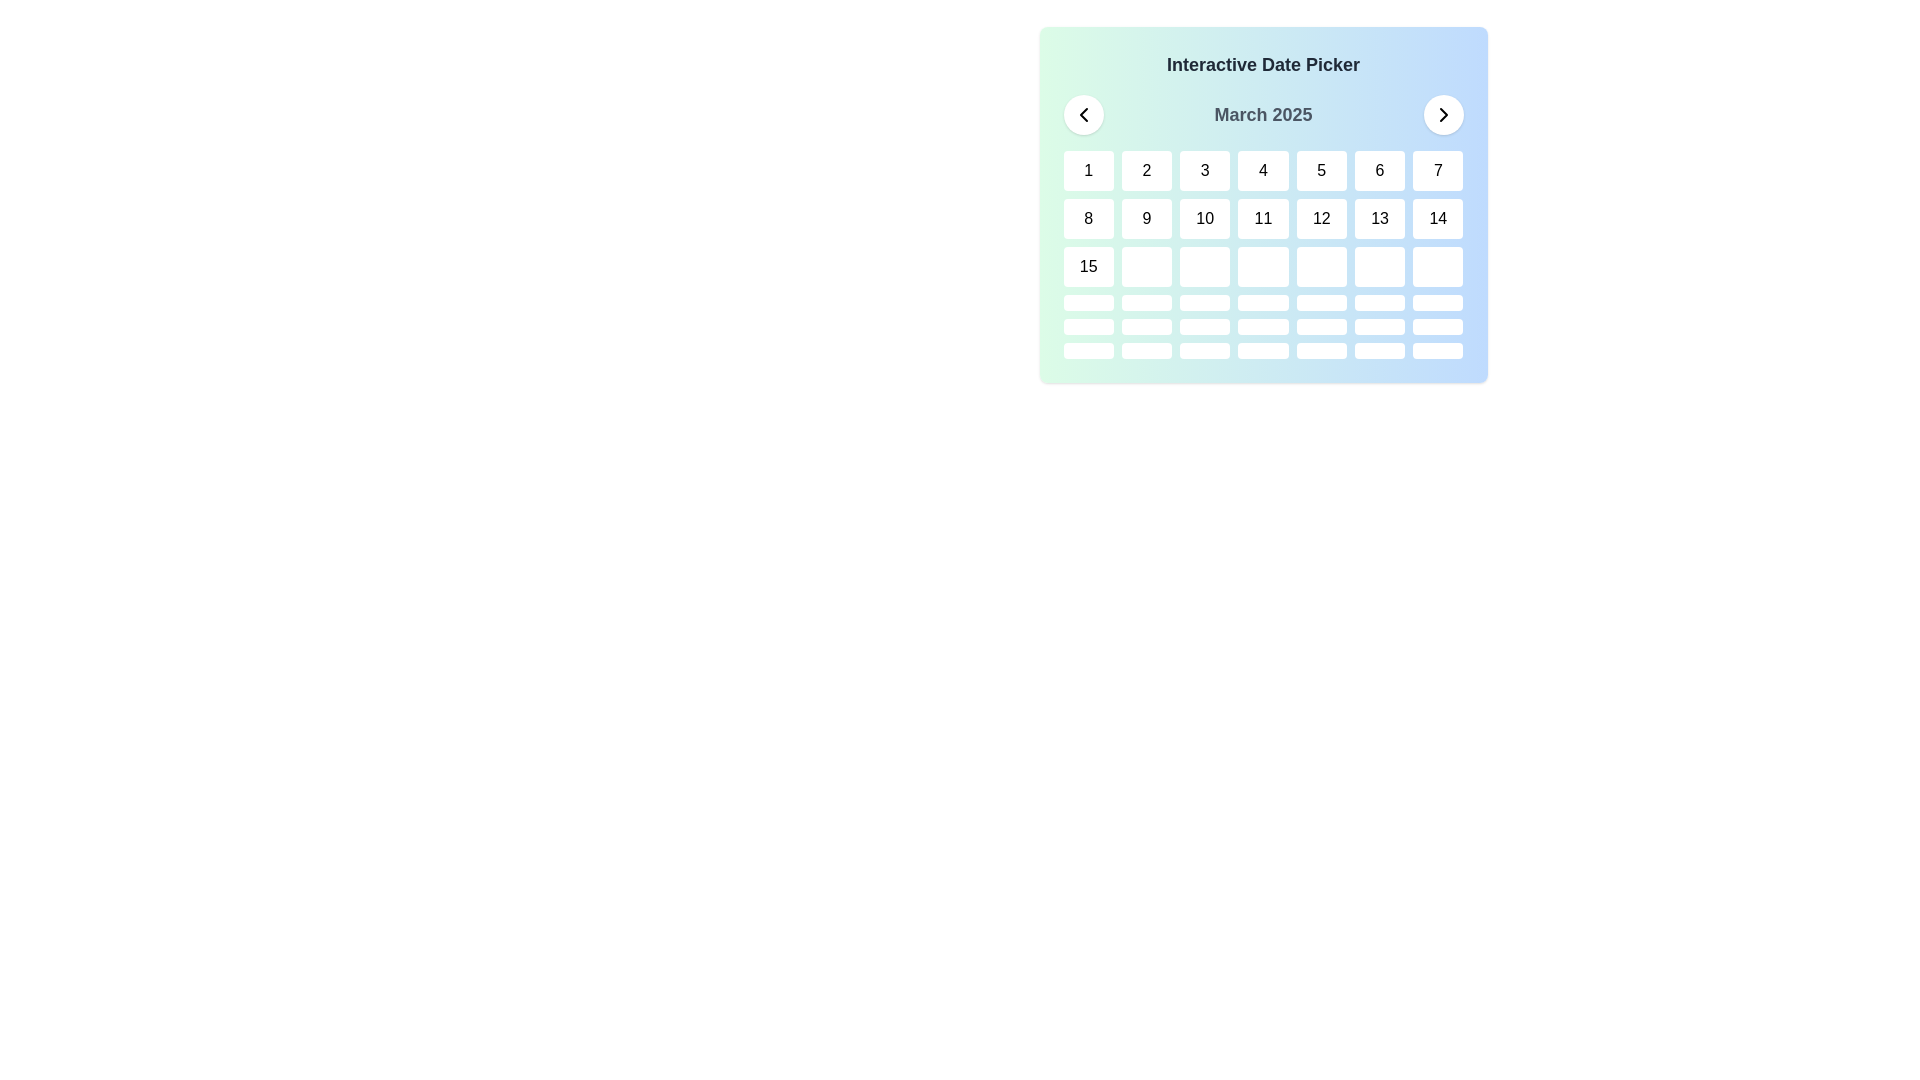 The image size is (1920, 1080). I want to click on the button located in the top-right corner of the calendar interface, so click(1443, 115).